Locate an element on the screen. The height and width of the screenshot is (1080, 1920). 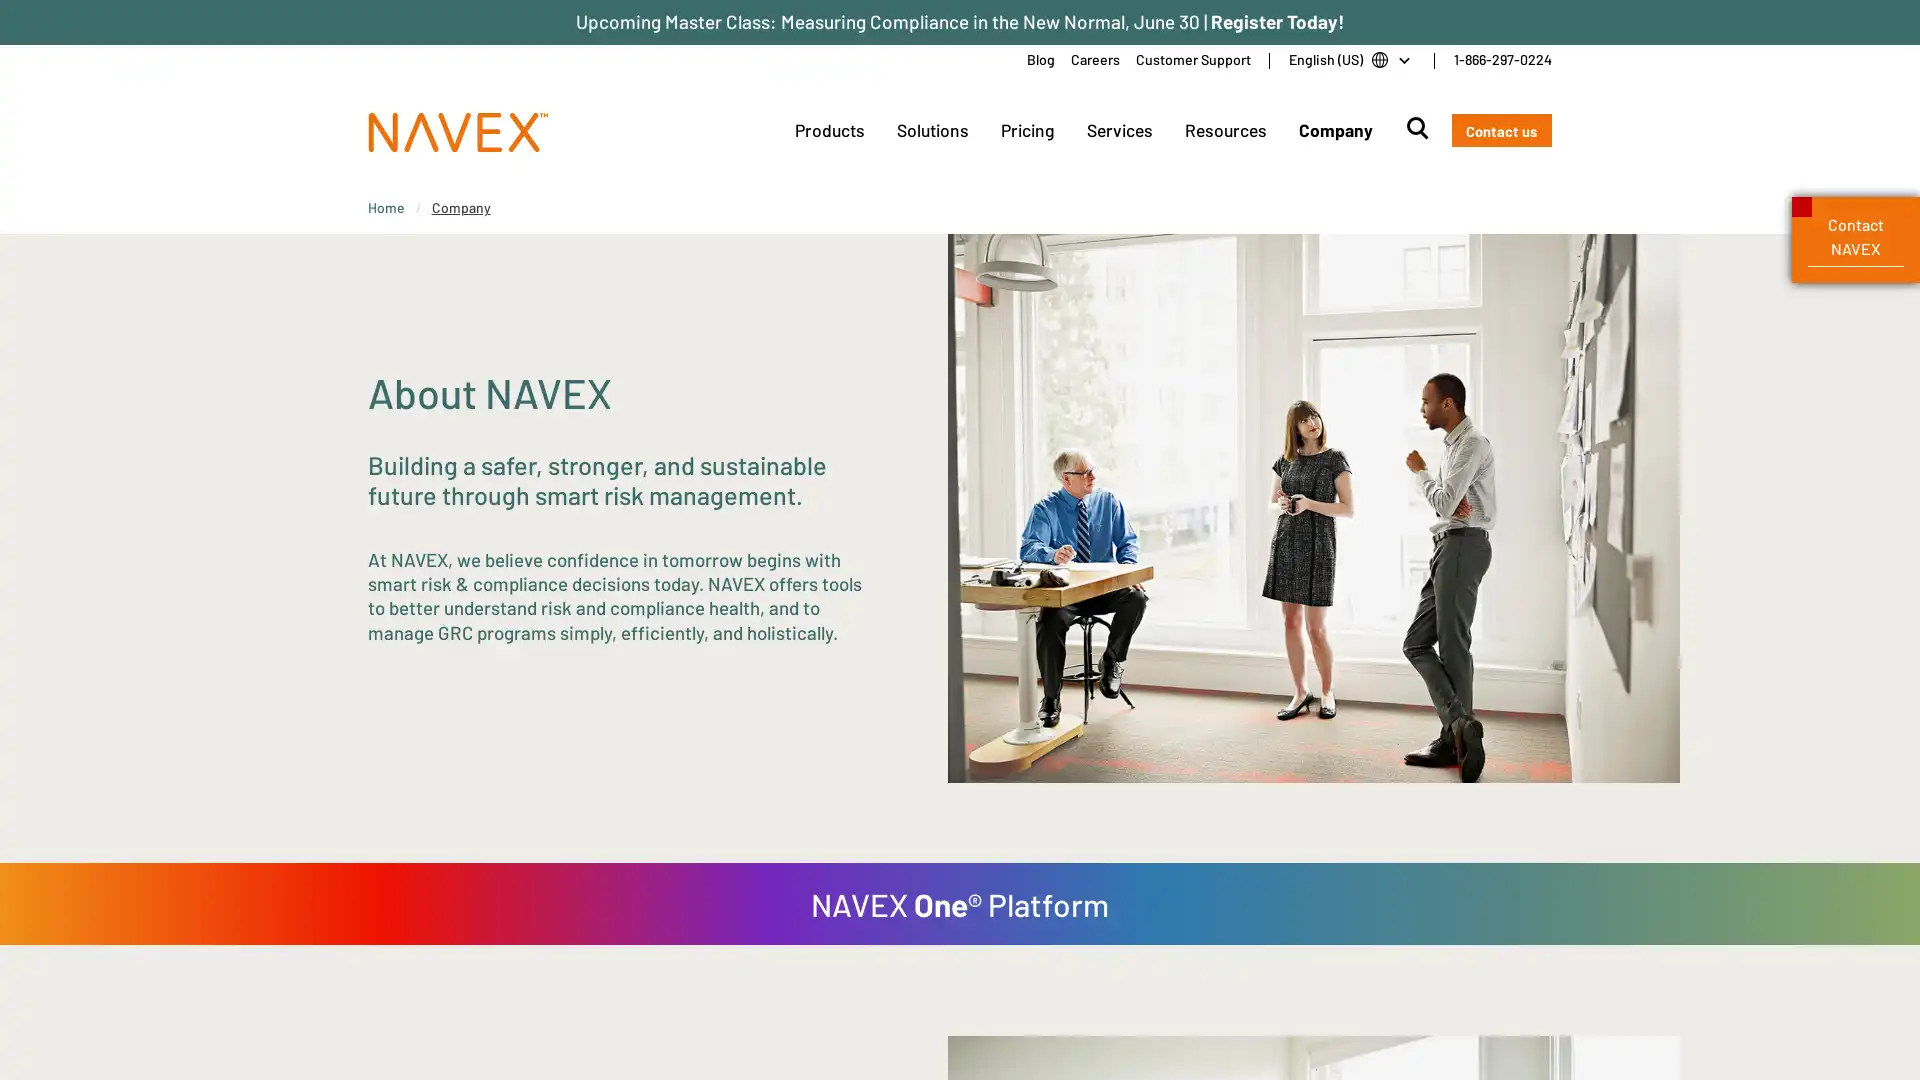
Services is located at coordinates (1117, 130).